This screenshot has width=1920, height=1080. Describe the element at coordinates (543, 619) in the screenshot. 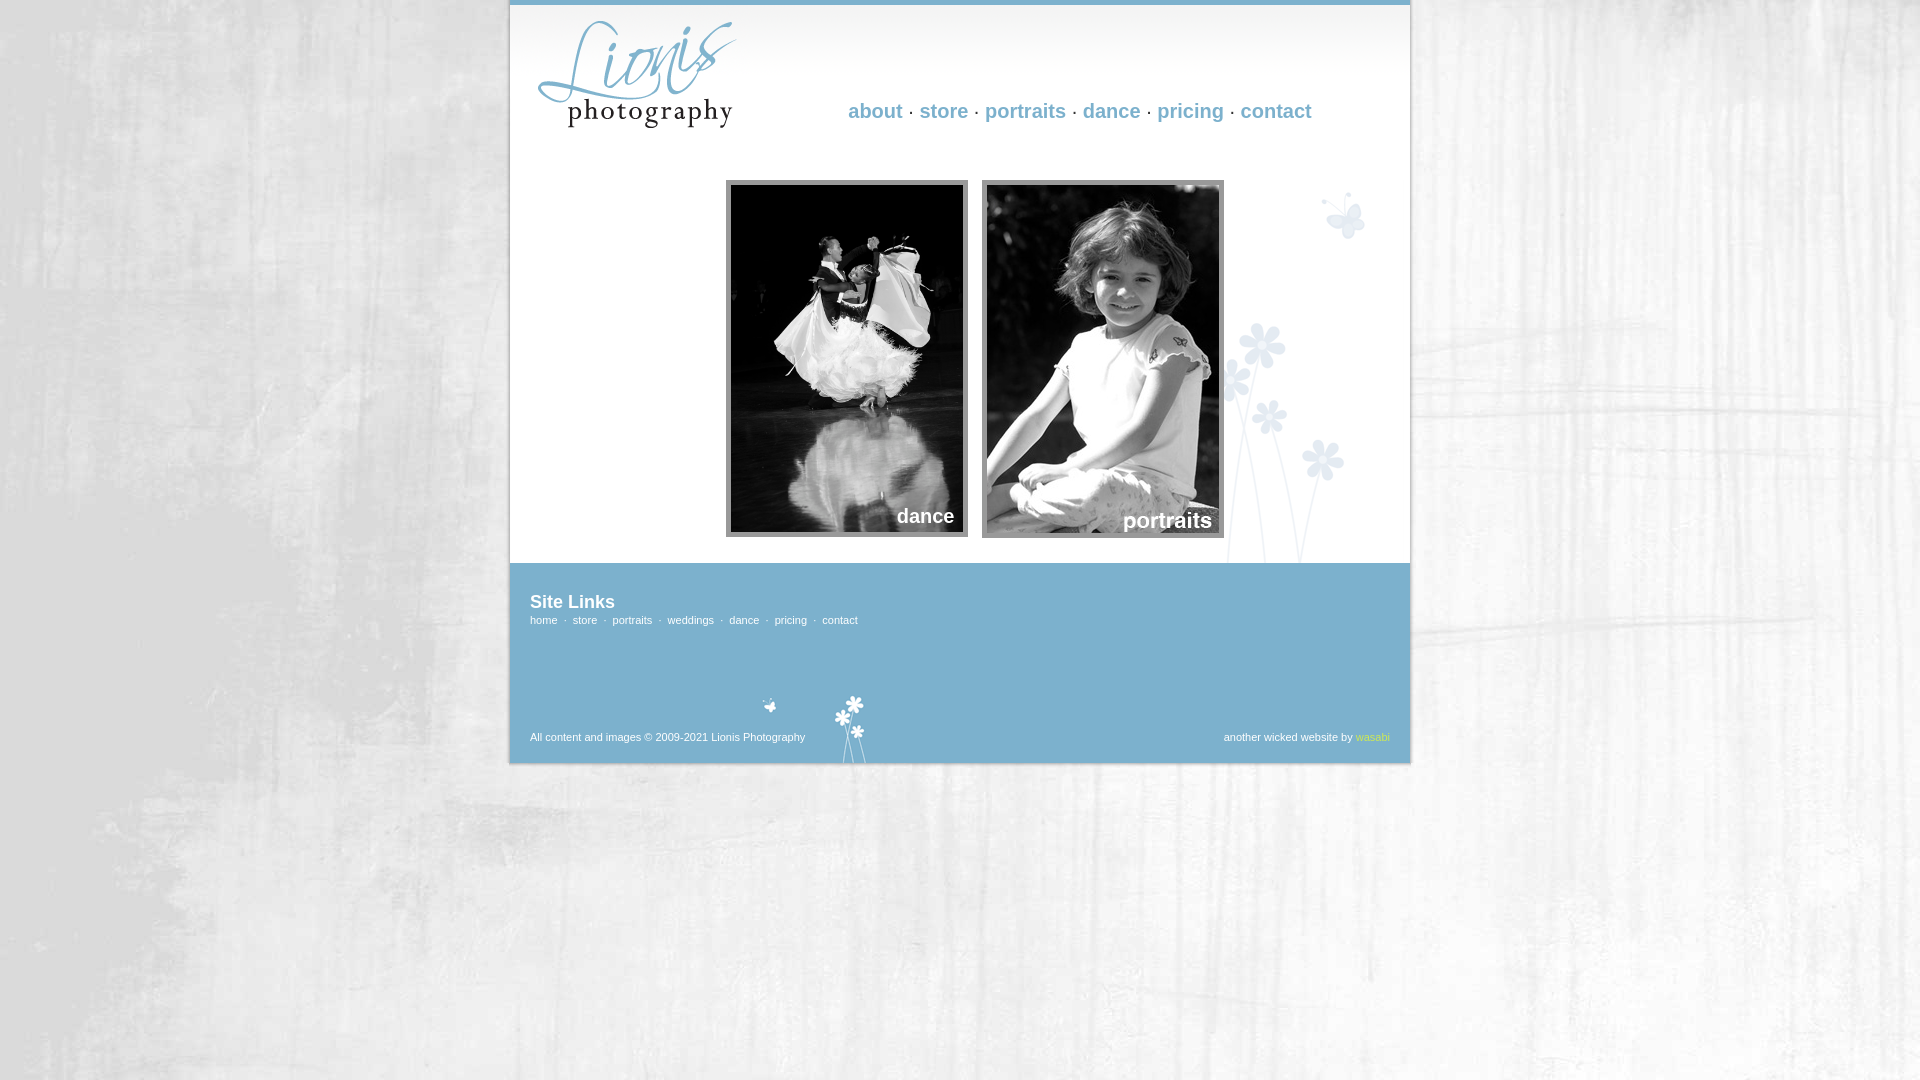

I see `'home'` at that location.